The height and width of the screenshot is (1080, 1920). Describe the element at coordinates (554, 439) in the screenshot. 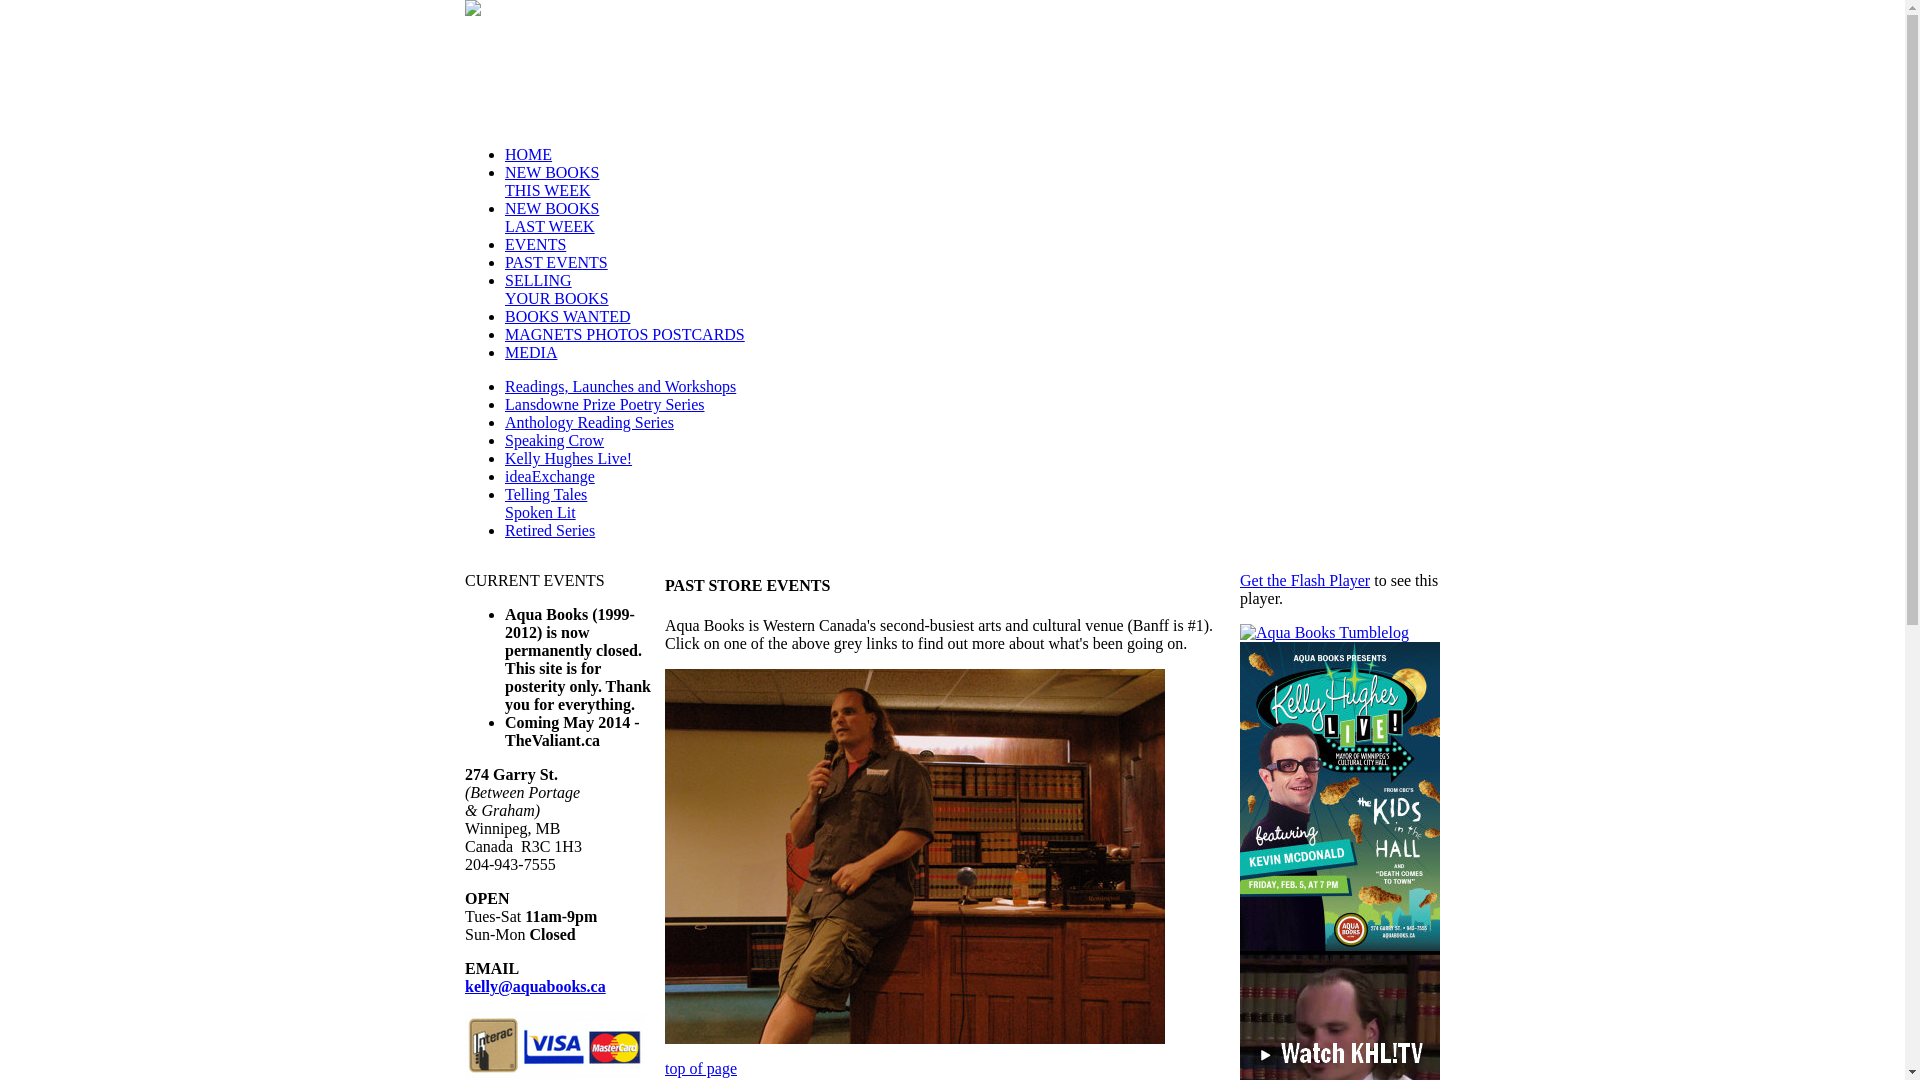

I see `'Speaking Crow'` at that location.